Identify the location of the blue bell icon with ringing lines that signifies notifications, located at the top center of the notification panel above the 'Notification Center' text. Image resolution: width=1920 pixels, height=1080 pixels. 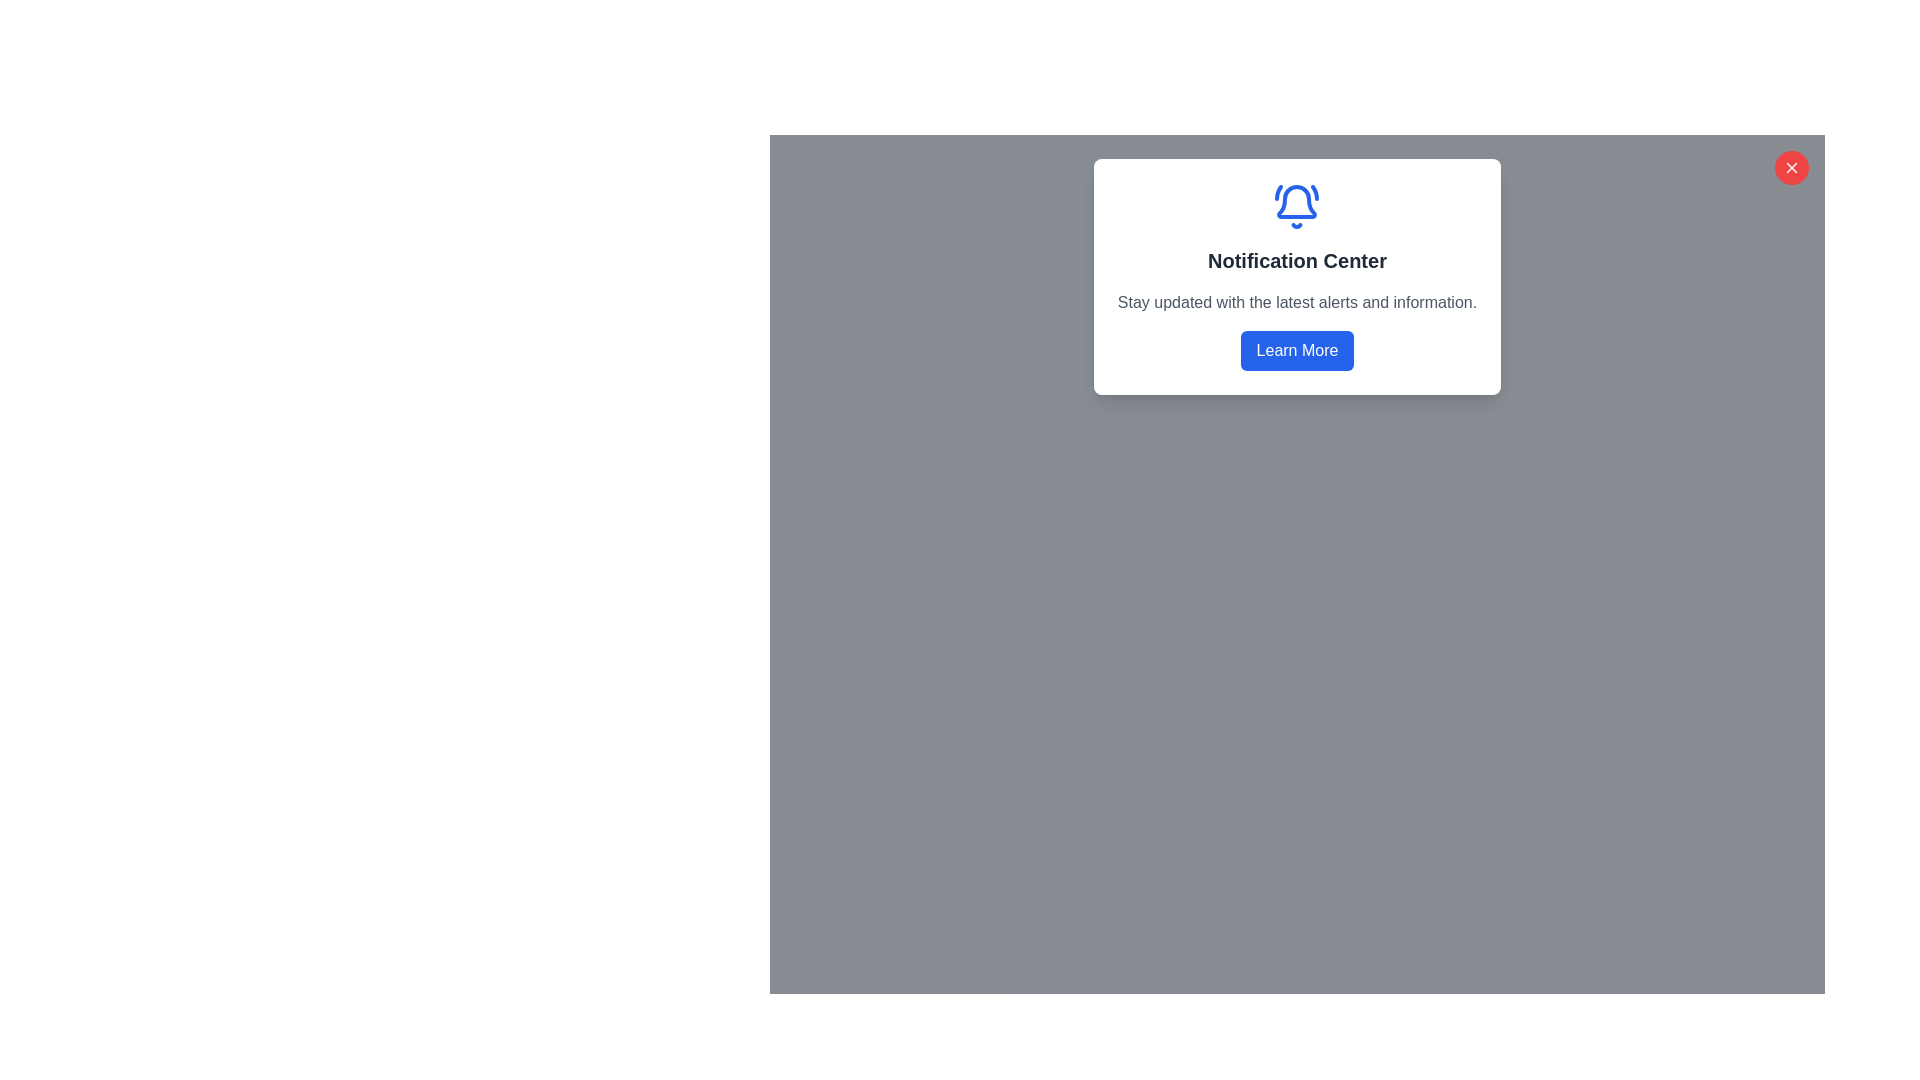
(1297, 207).